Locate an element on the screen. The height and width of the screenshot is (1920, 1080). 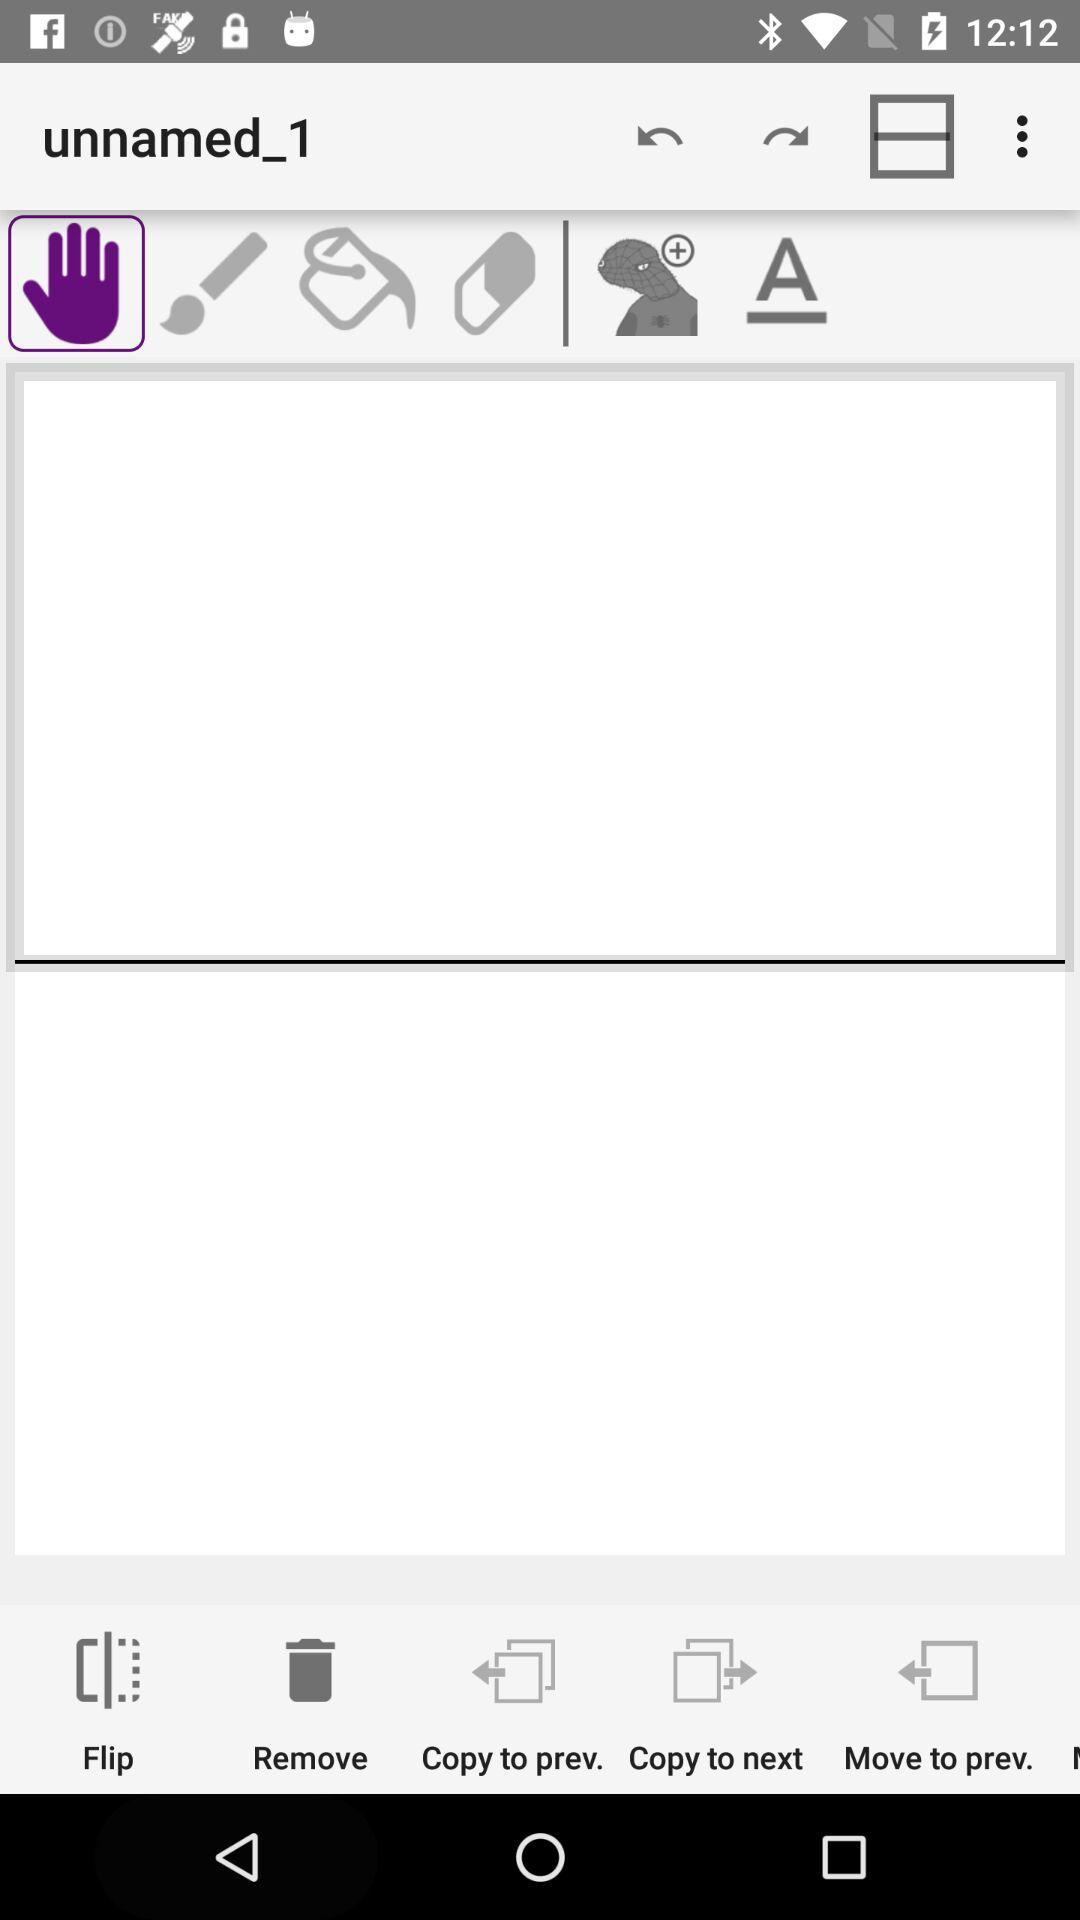
freehand draw is located at coordinates (75, 282).